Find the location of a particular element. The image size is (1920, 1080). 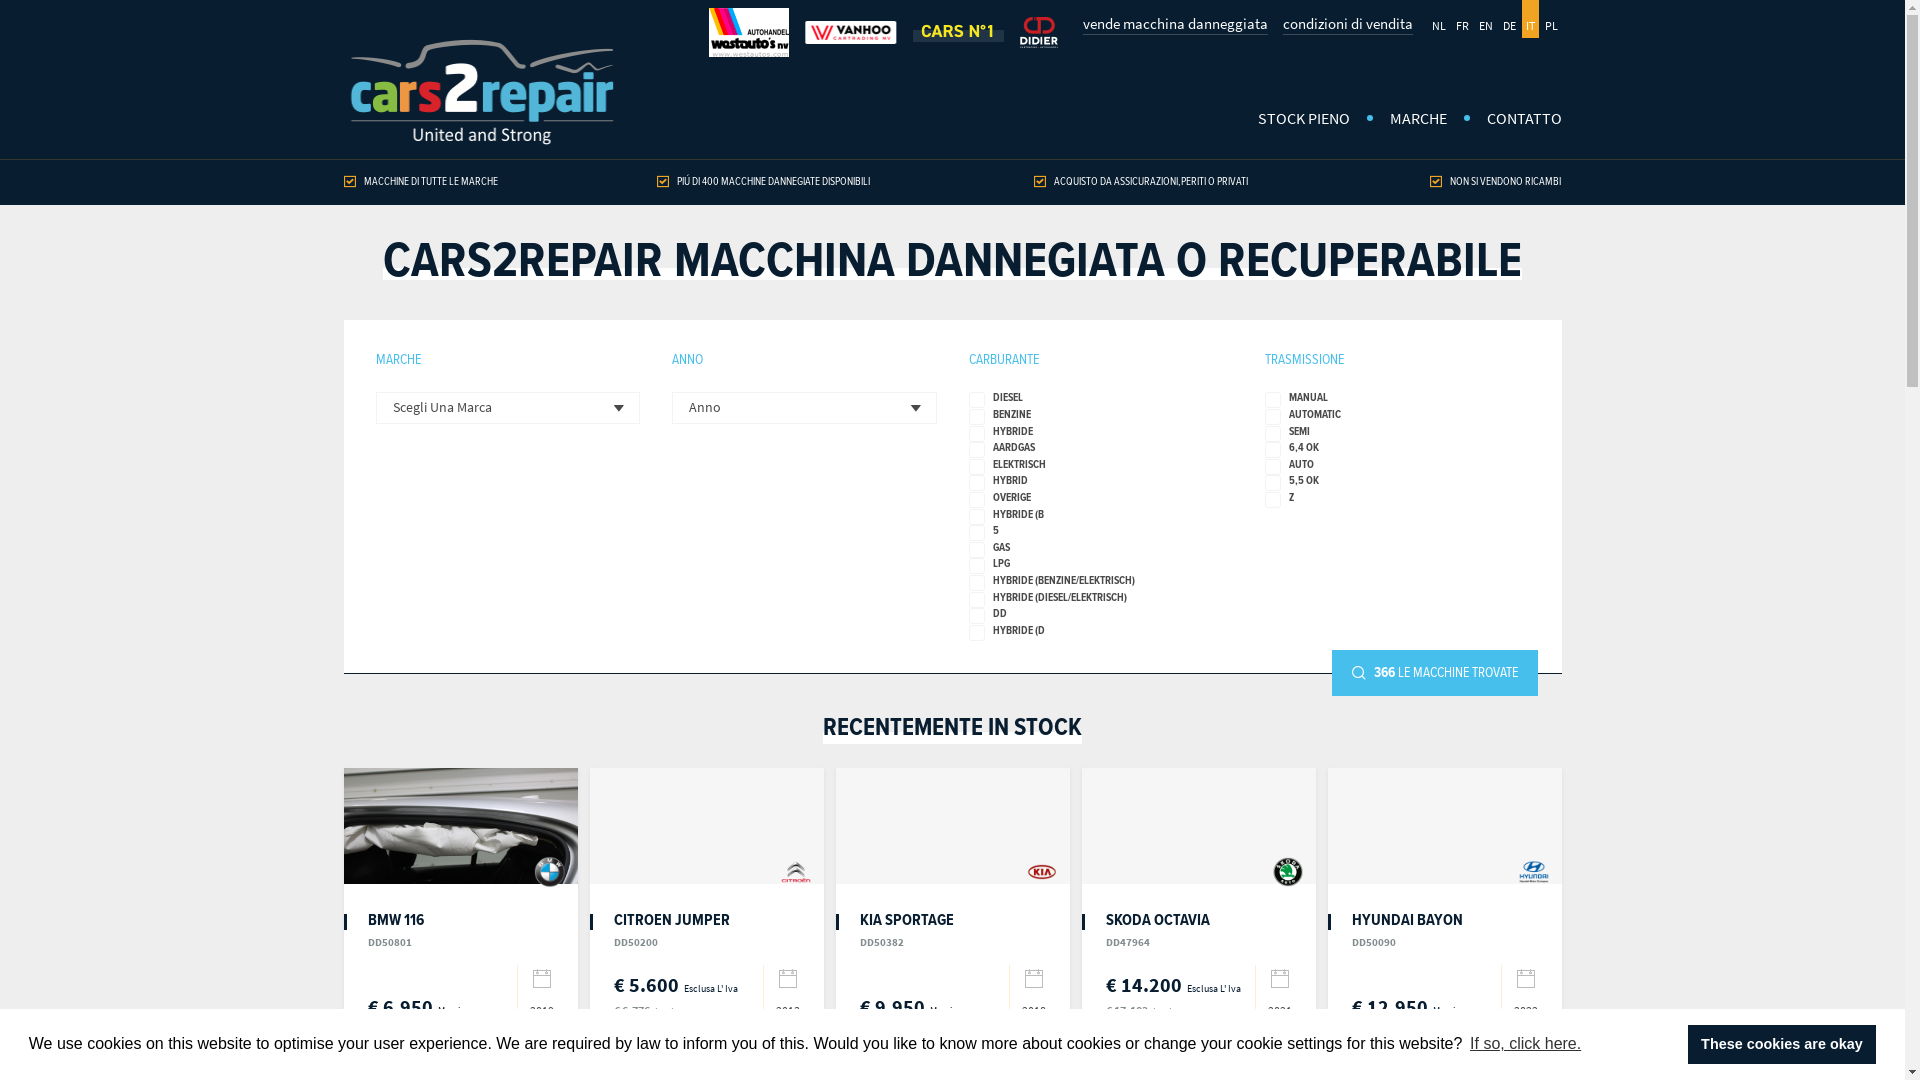

'FR' is located at coordinates (1462, 19).